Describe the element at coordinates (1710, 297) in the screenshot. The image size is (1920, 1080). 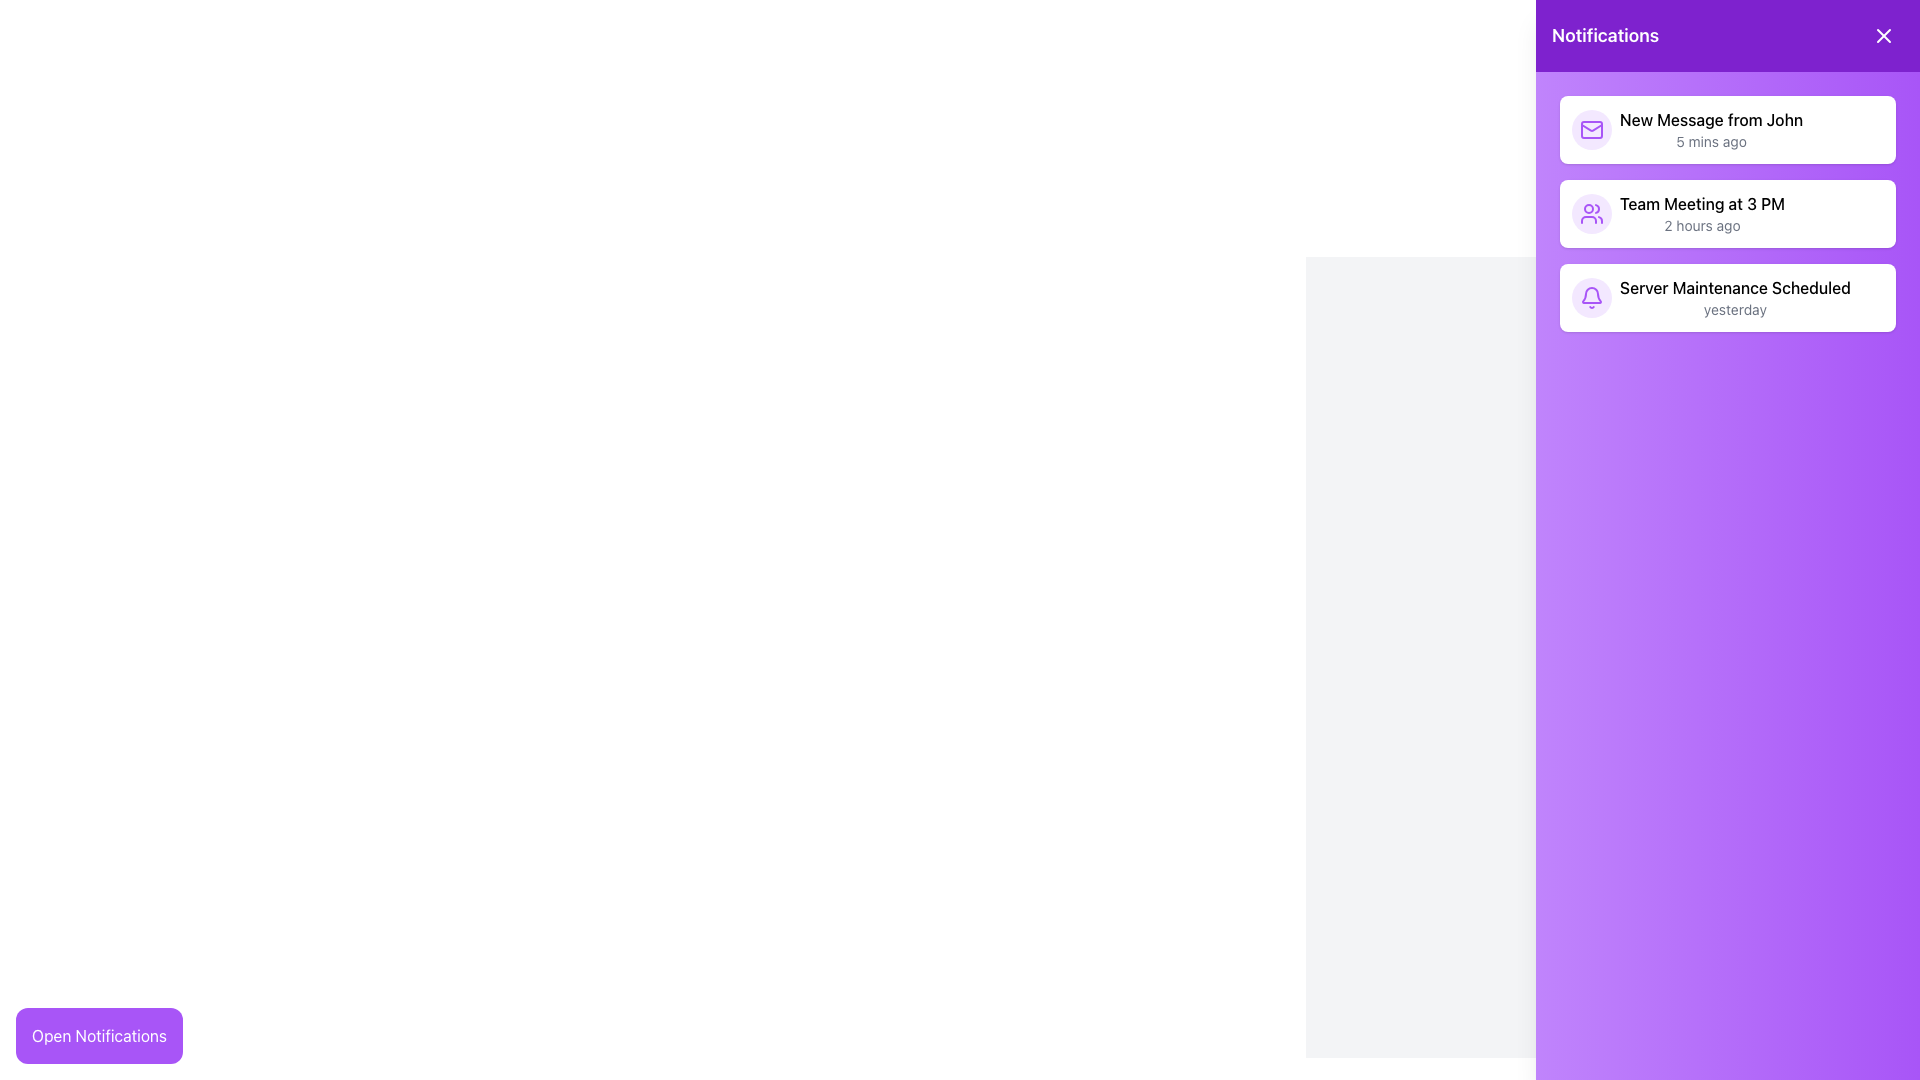
I see `the third notification item displaying a bell icon with the text 'Server Maintenance Scheduled'` at that location.